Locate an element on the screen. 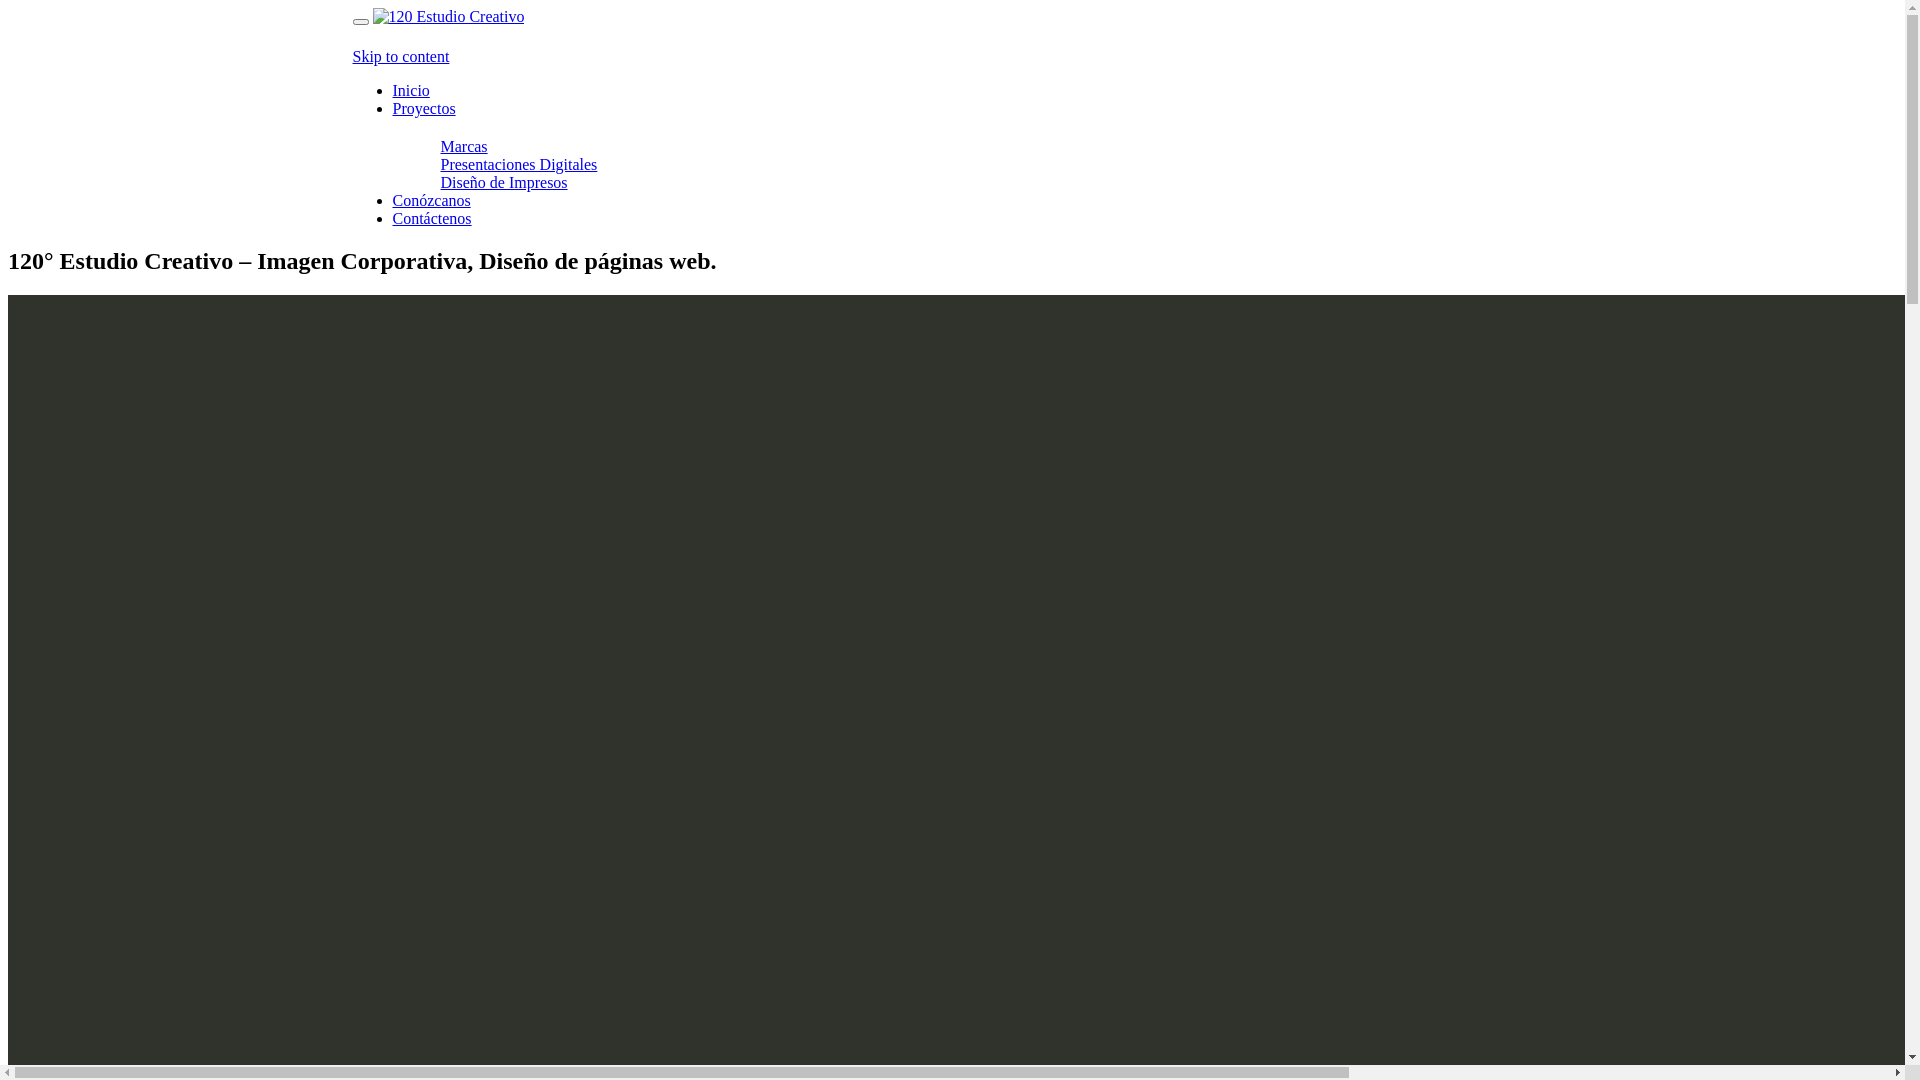 The height and width of the screenshot is (1080, 1920). 'Inicio' is located at coordinates (409, 90).